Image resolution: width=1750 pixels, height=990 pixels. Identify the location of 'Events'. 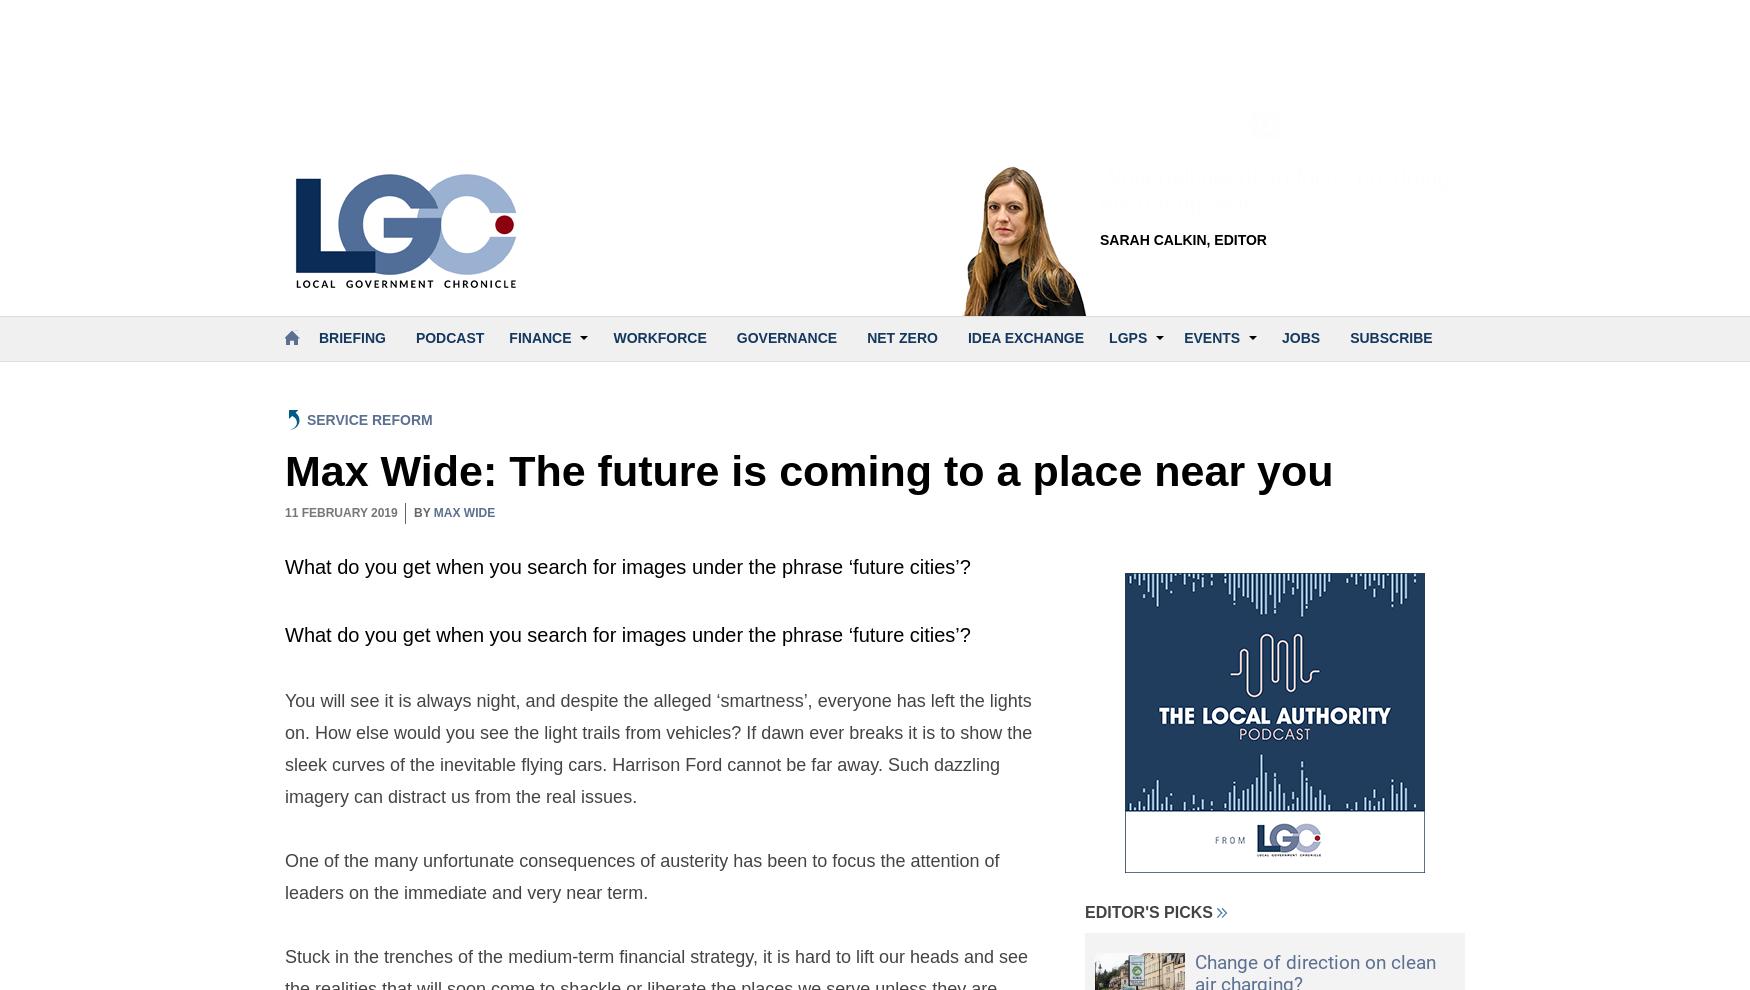
(1212, 336).